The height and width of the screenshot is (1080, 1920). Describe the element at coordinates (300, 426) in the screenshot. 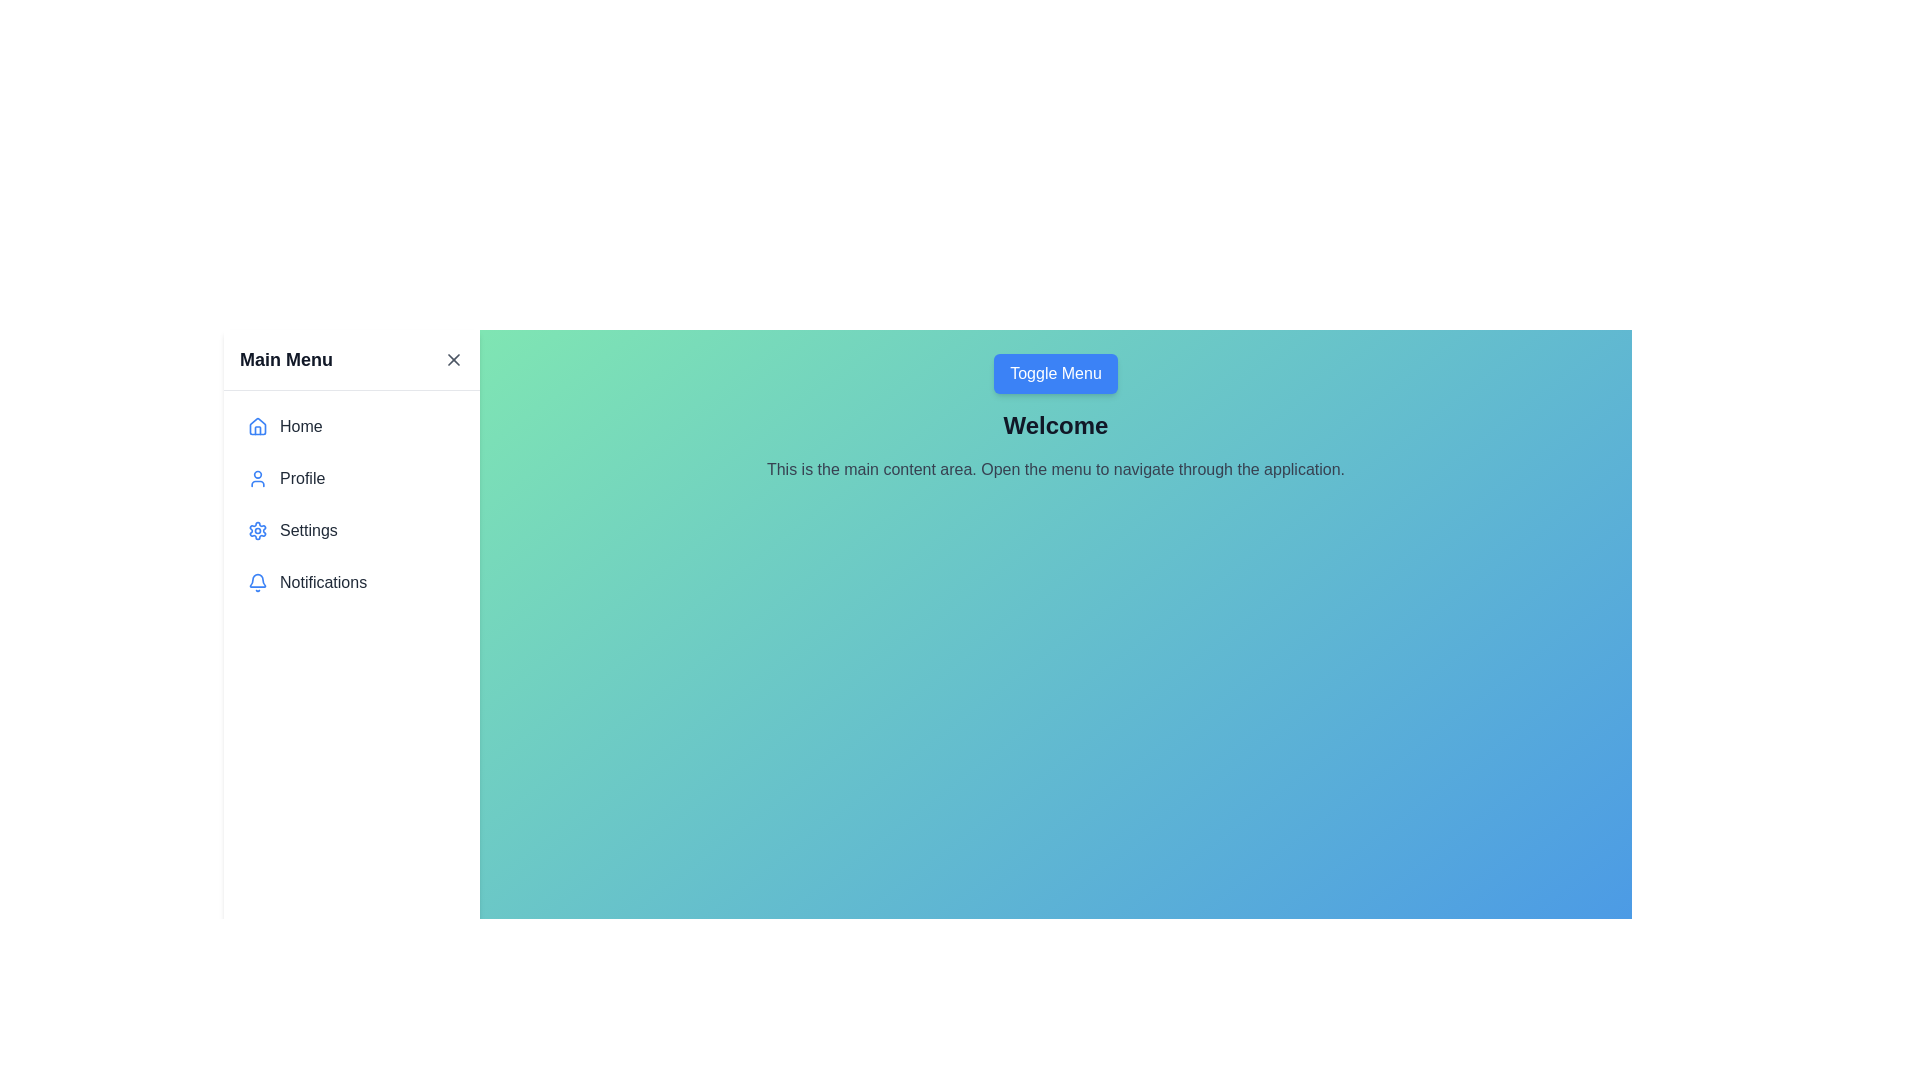

I see `text label indicating the functionality of the 'Home' menu item located on the left side of the interface` at that location.